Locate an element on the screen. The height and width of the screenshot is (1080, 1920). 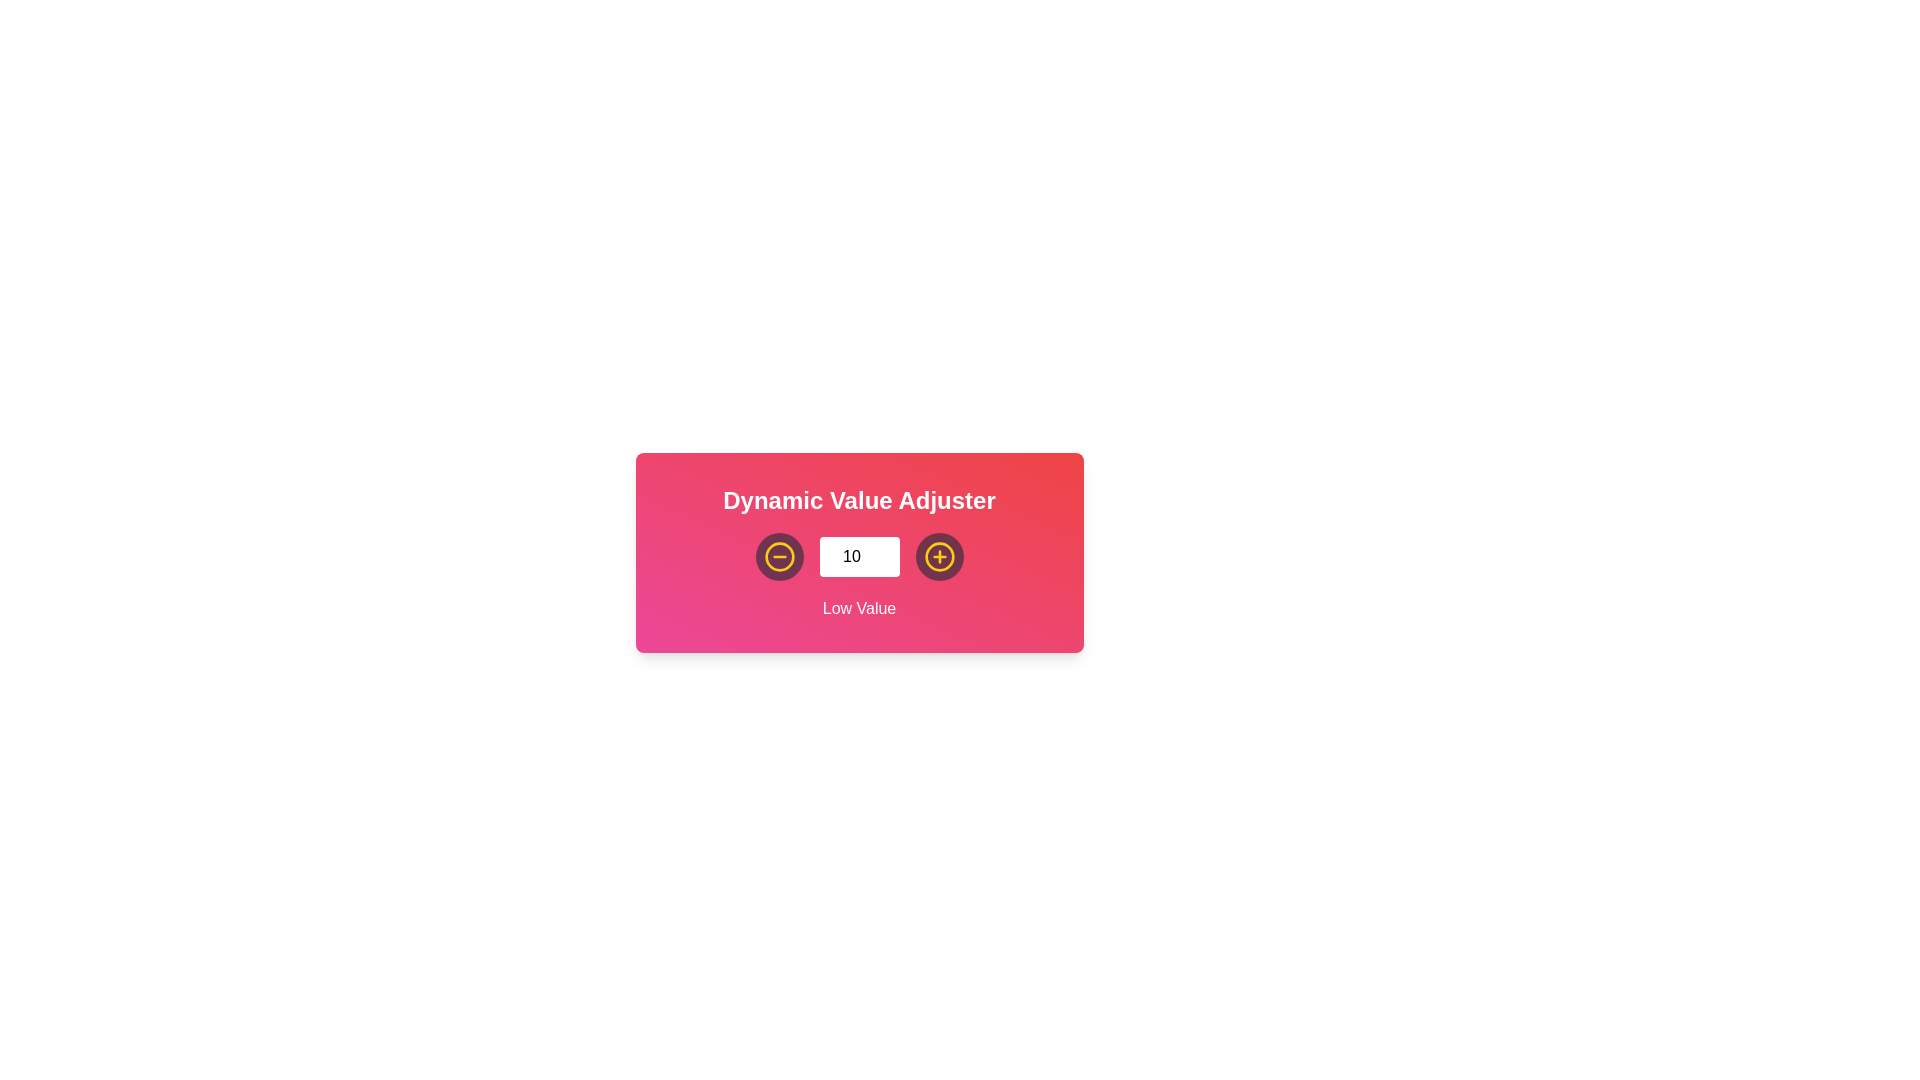
the yellow circular '+' button, which is the rightmost element in a group of controls on the red-to-pink gradient card is located at coordinates (938, 556).